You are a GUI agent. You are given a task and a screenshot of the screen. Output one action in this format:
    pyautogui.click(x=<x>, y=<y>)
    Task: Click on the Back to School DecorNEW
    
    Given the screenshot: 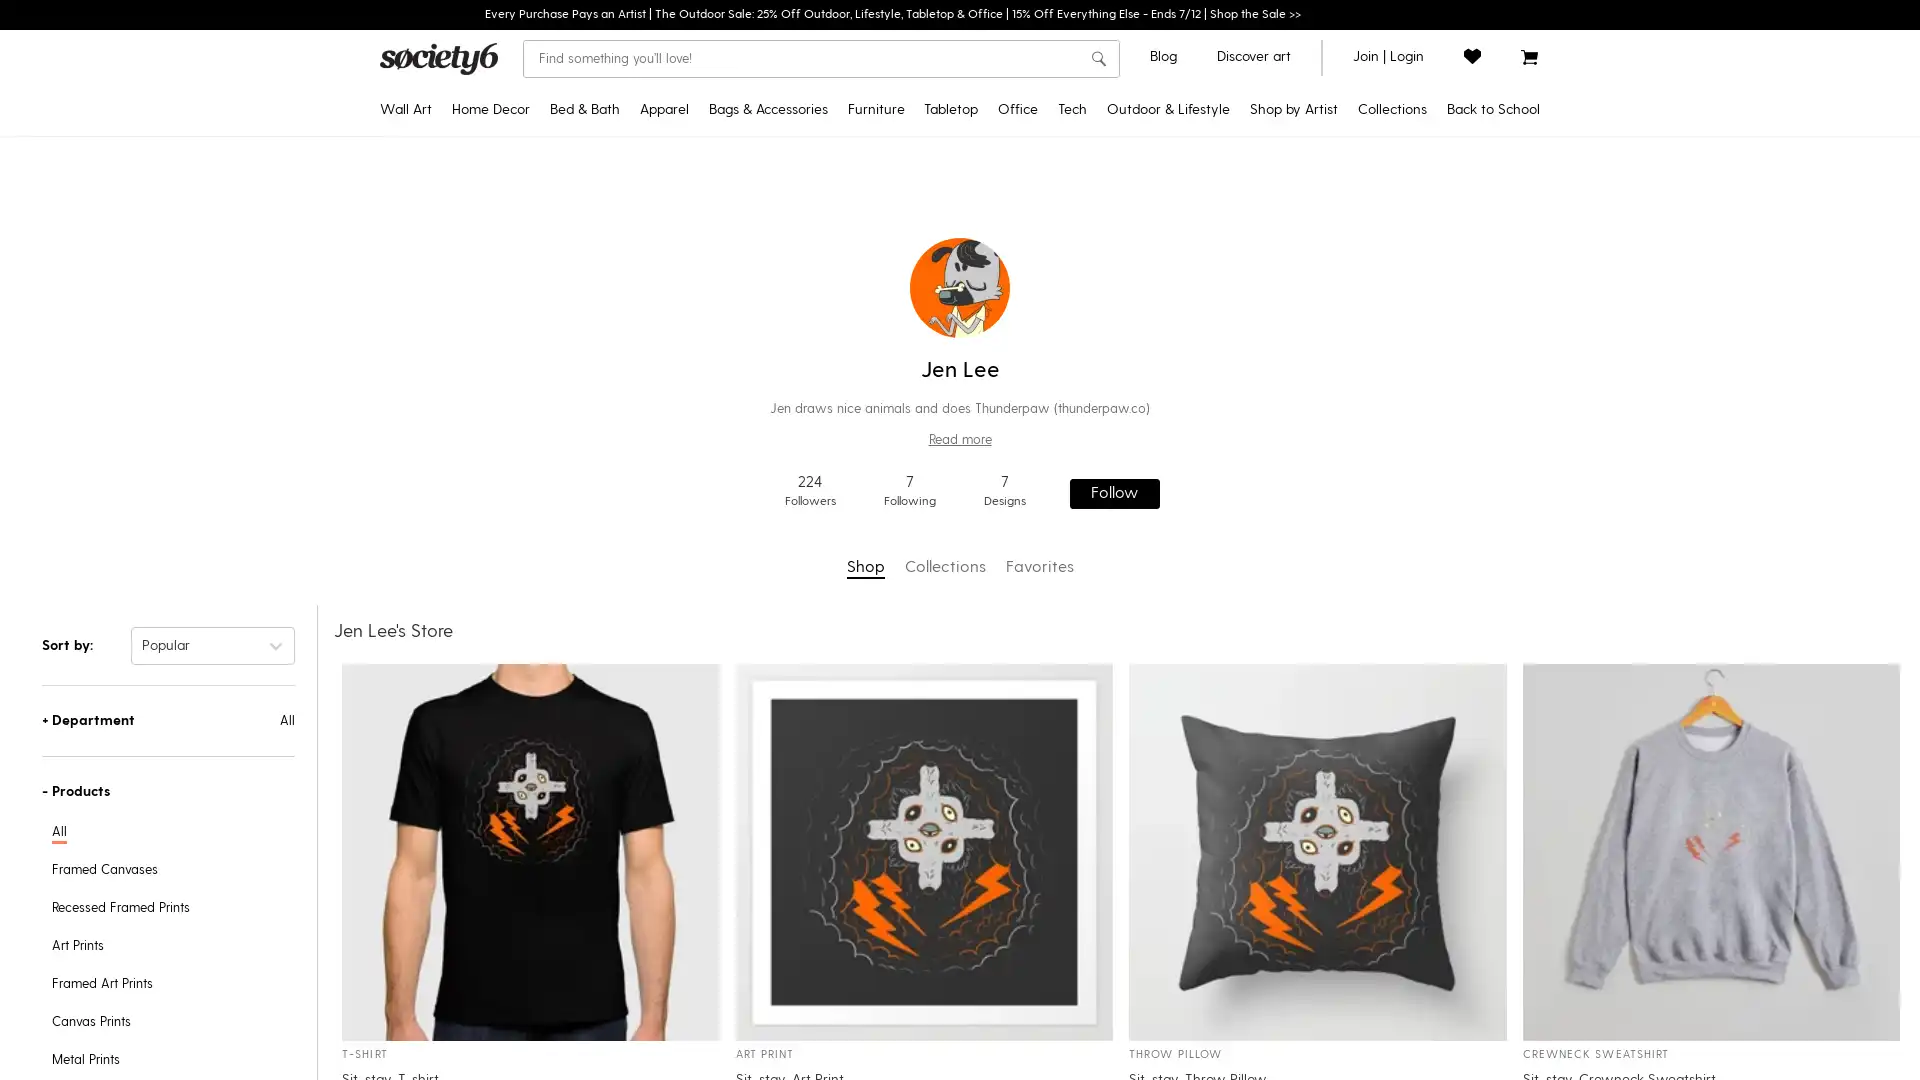 What is the action you would take?
    pyautogui.click(x=1438, y=160)
    